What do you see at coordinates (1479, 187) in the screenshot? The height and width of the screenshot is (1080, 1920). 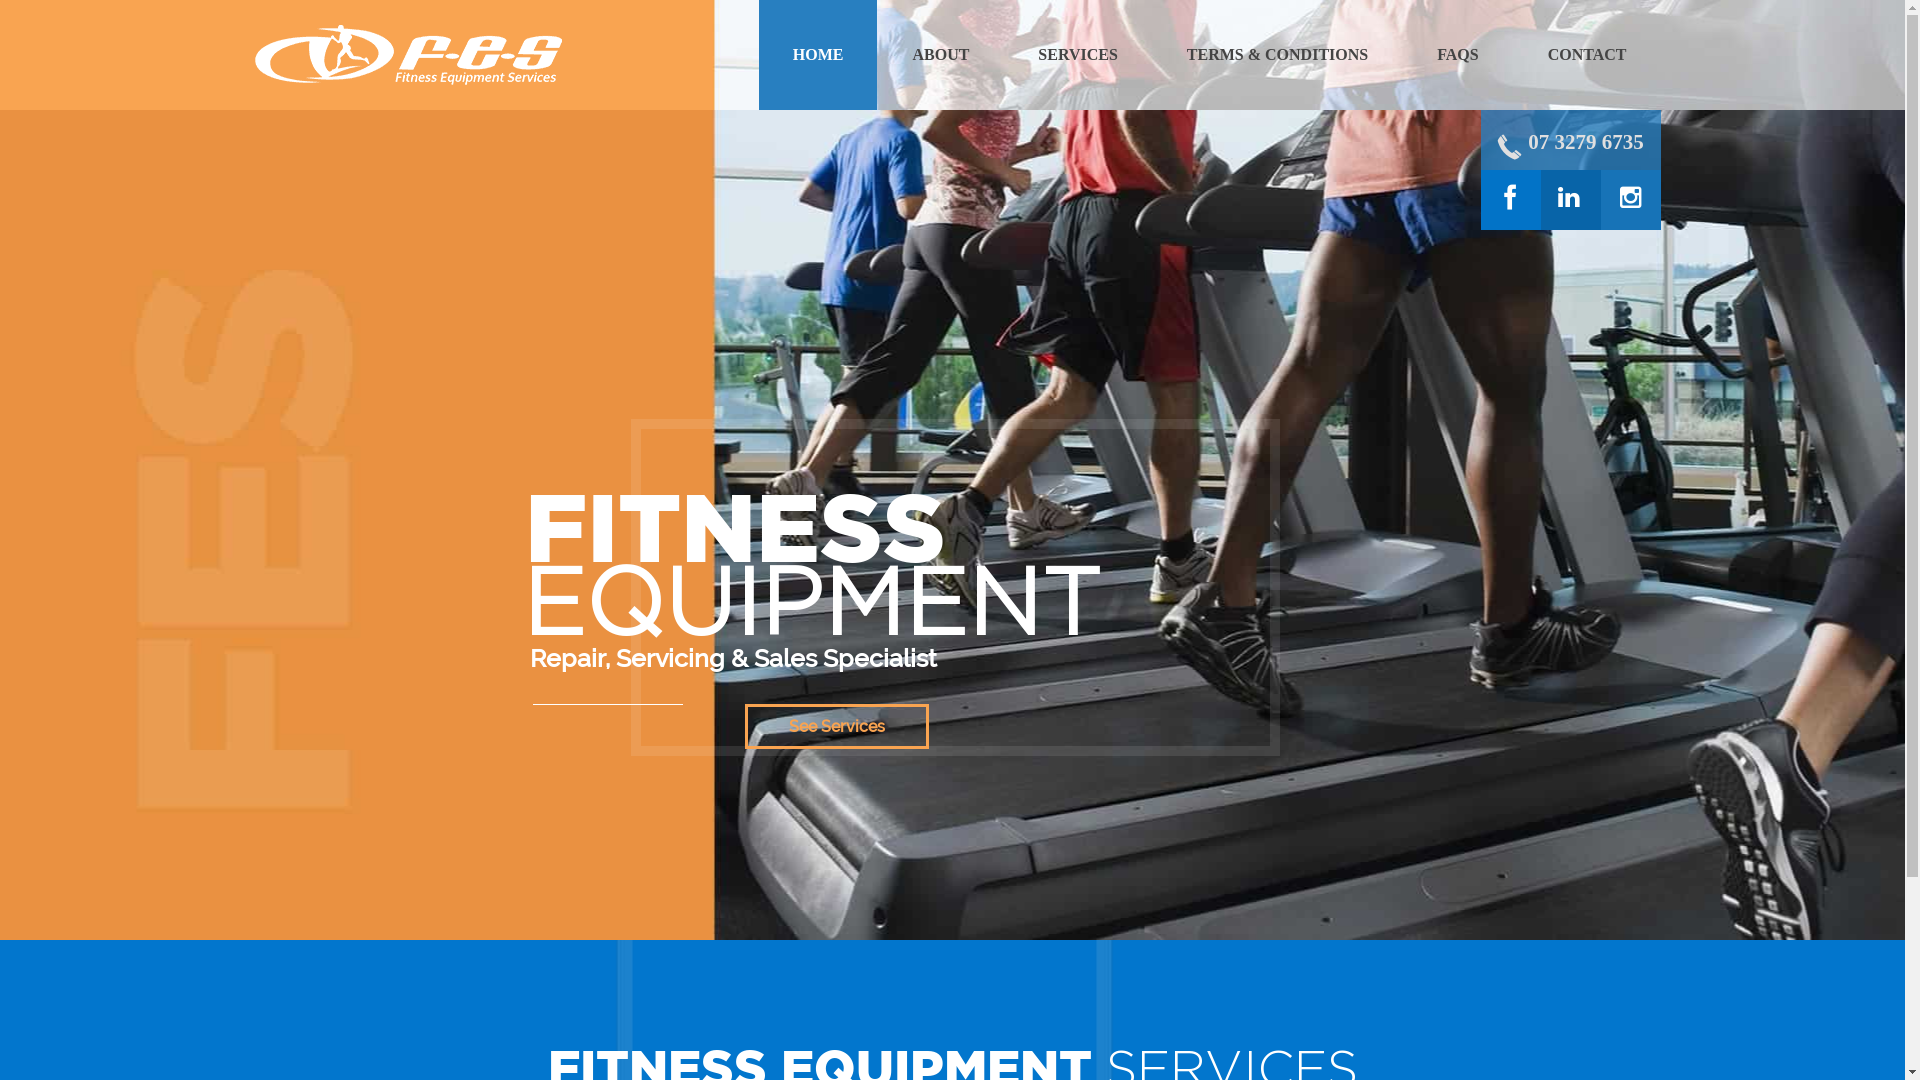 I see `'facebook'` at bounding box center [1479, 187].